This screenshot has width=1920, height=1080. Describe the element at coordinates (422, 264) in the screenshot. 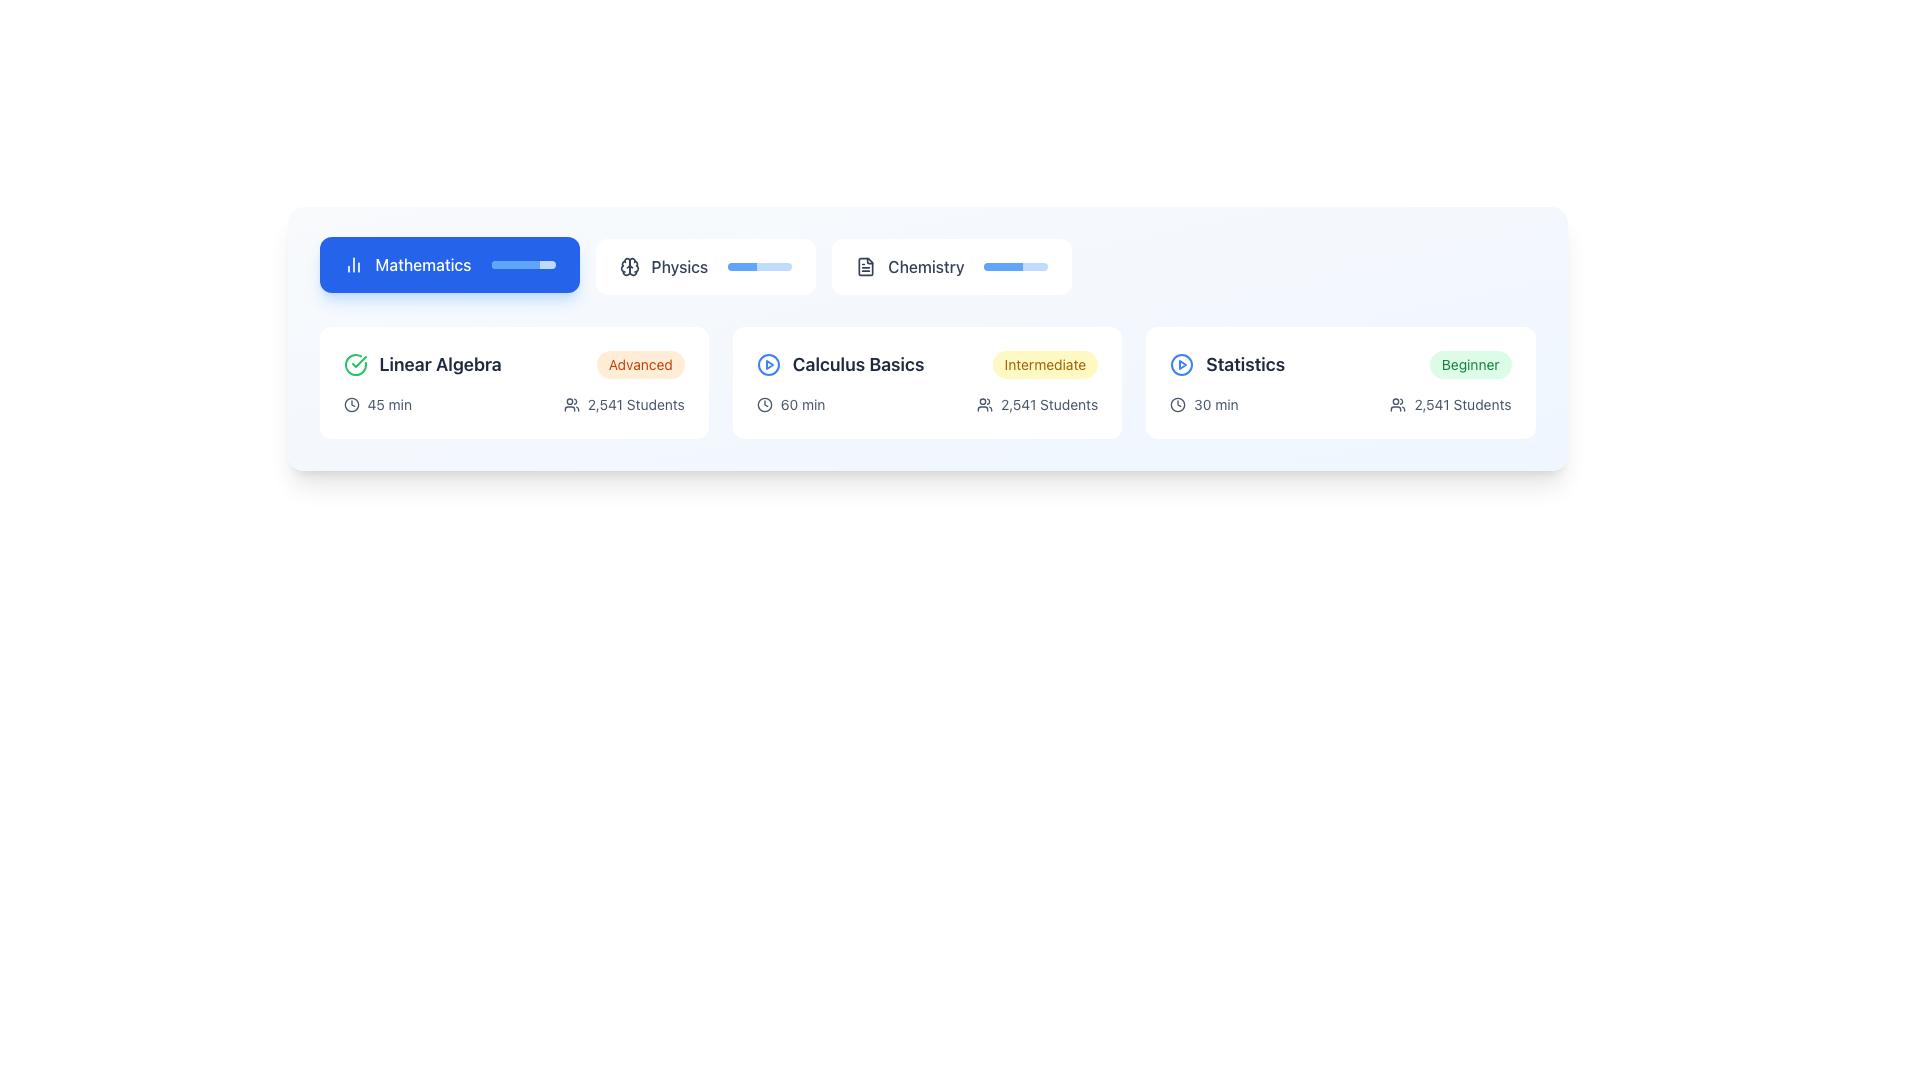

I see `the 'Mathematics' label, which serves as a title for the associated button, located at the center of the blue rectangular button in the top left corner of the interface` at that location.